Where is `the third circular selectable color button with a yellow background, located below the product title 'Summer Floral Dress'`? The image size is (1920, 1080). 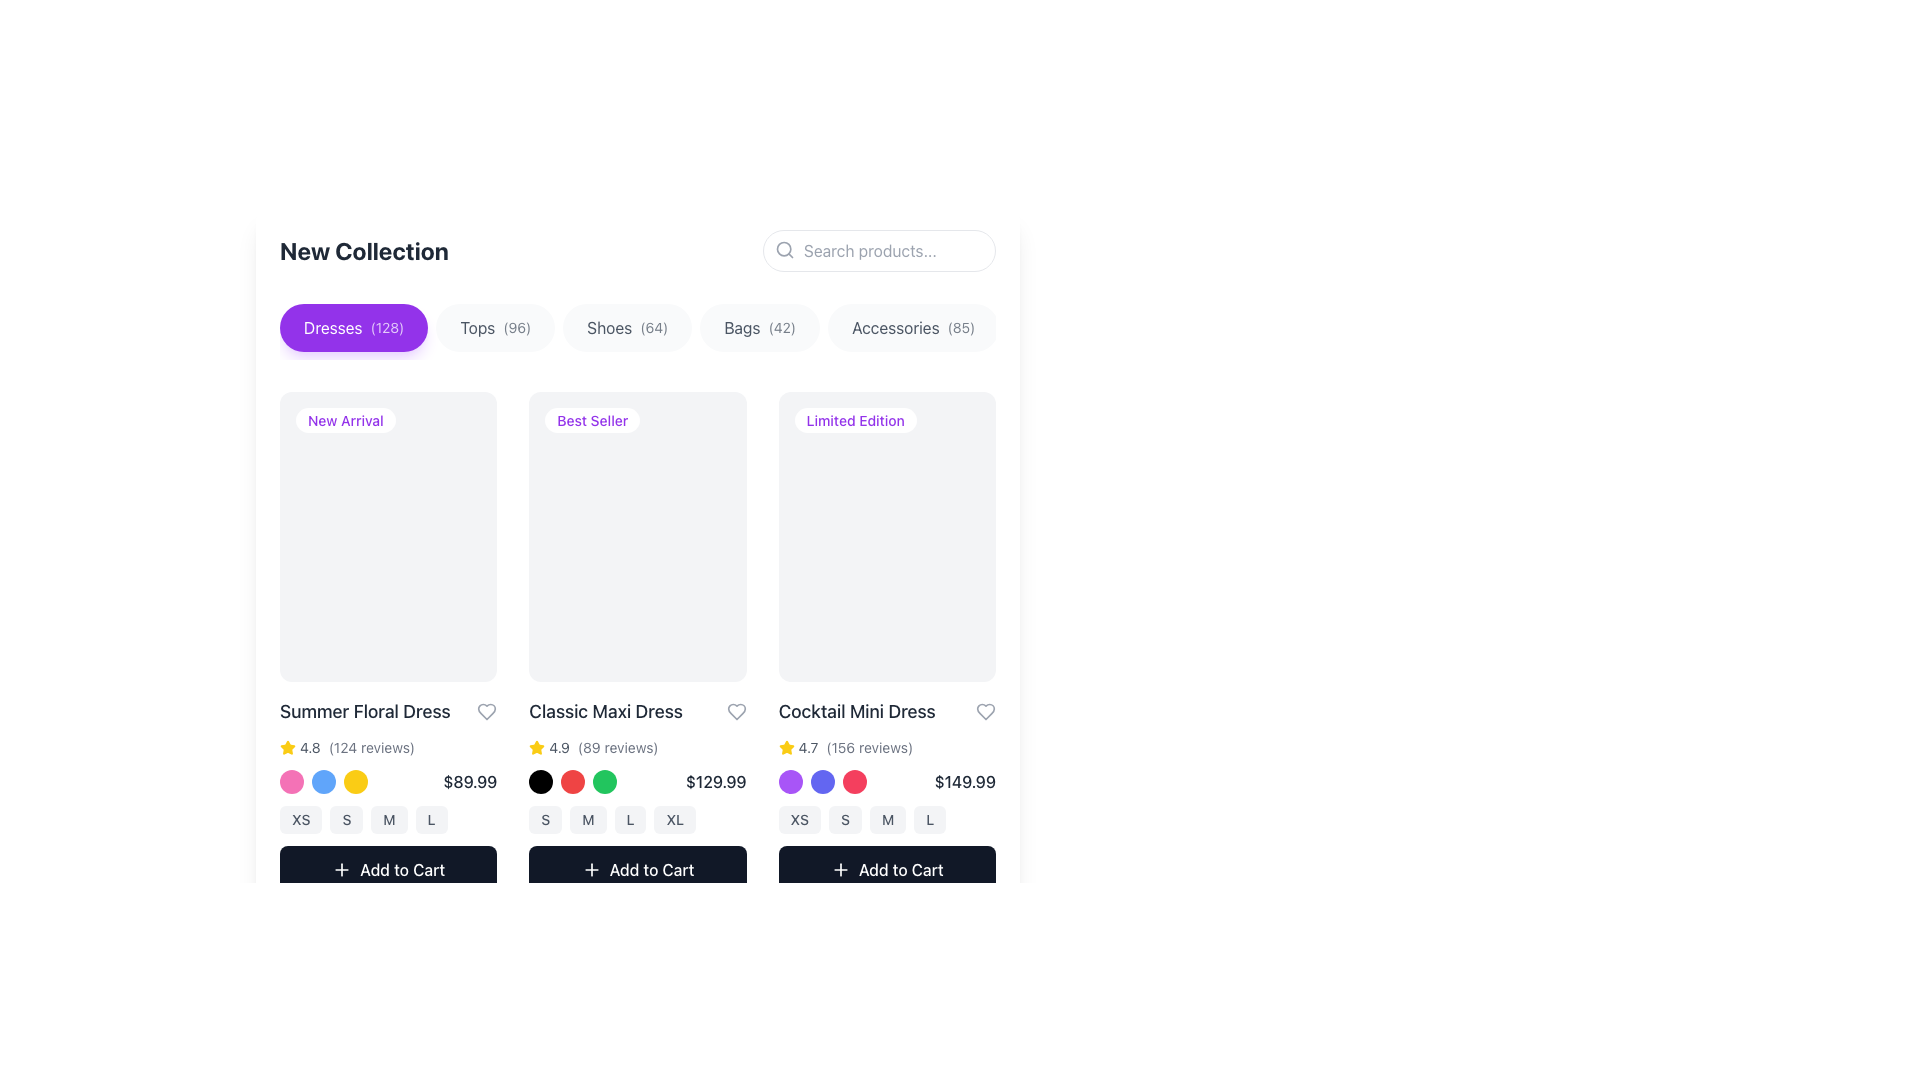
the third circular selectable color button with a yellow background, located below the product title 'Summer Floral Dress' is located at coordinates (355, 779).